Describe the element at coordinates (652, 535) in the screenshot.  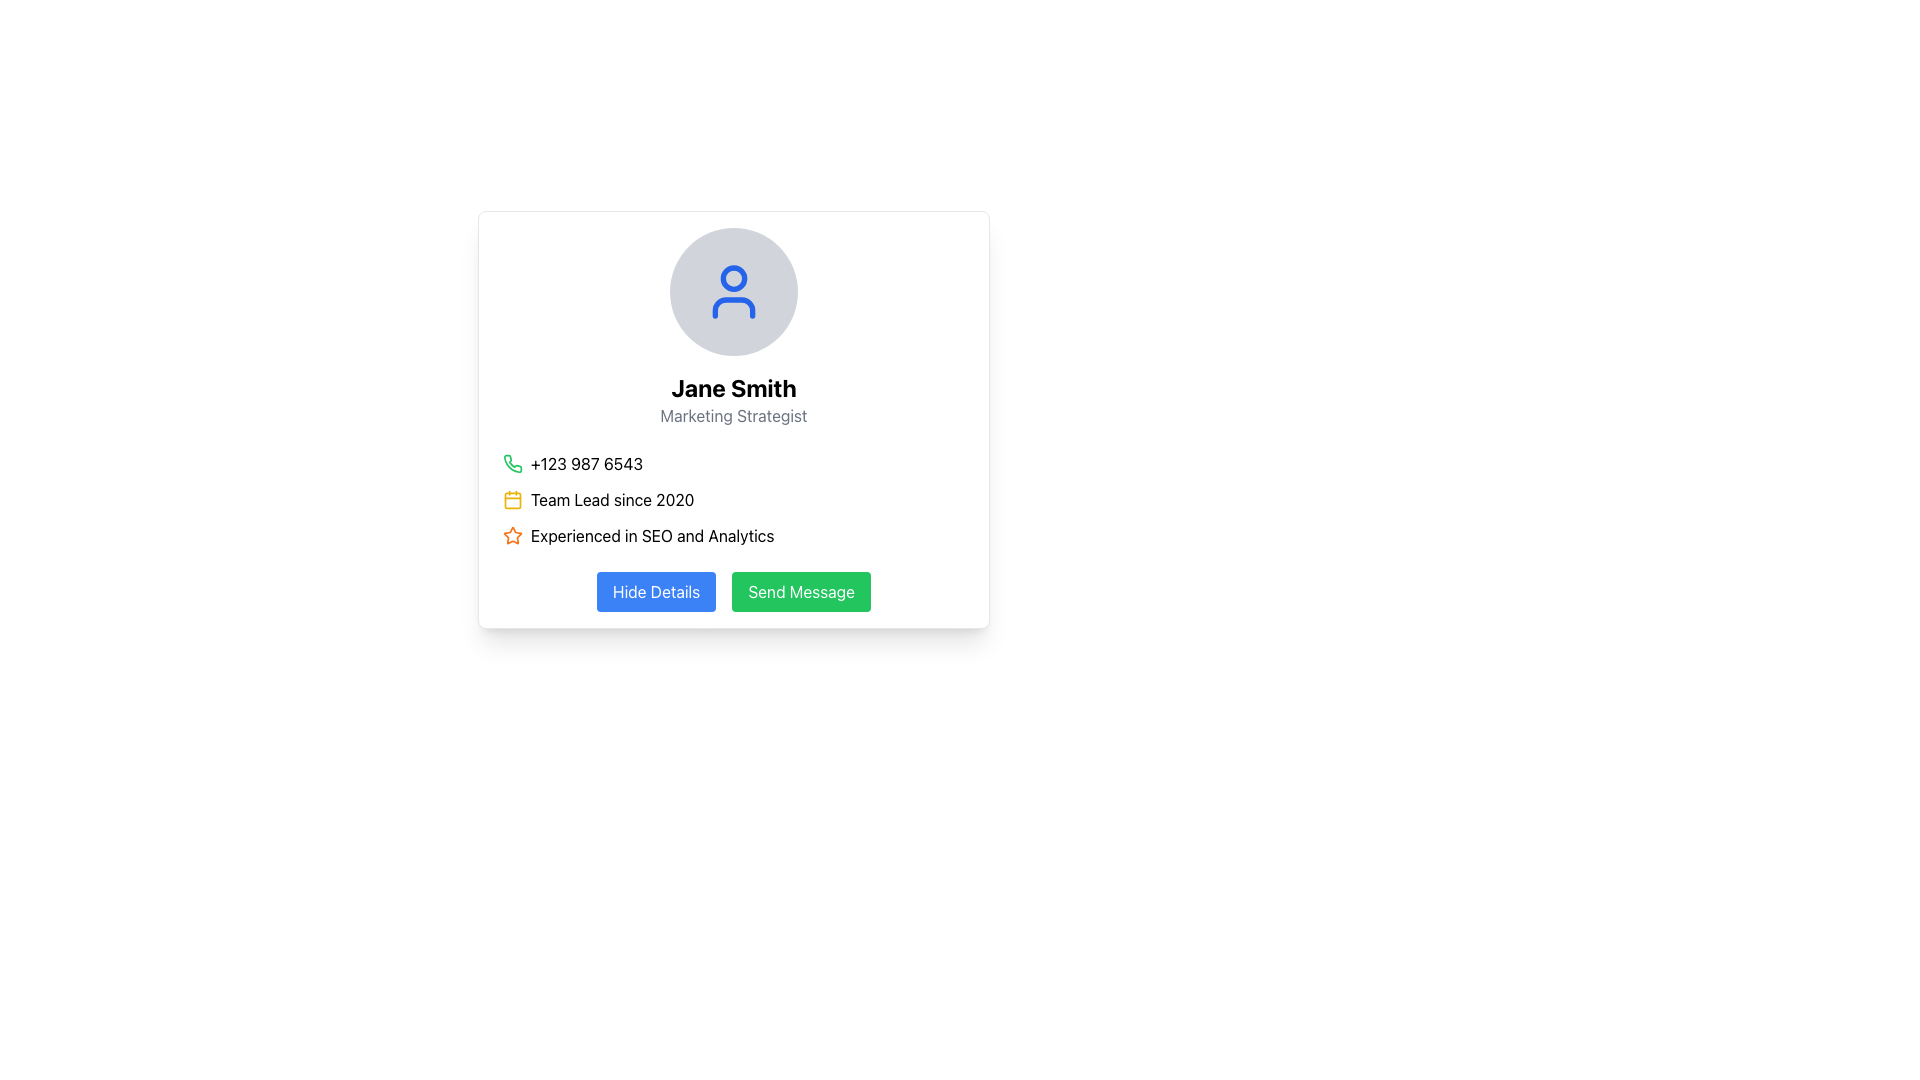
I see `the Text Label displaying 'Experienced in SEO and Analytics', located below 'Team Lead since 2020' and to the right of an orange star icon` at that location.